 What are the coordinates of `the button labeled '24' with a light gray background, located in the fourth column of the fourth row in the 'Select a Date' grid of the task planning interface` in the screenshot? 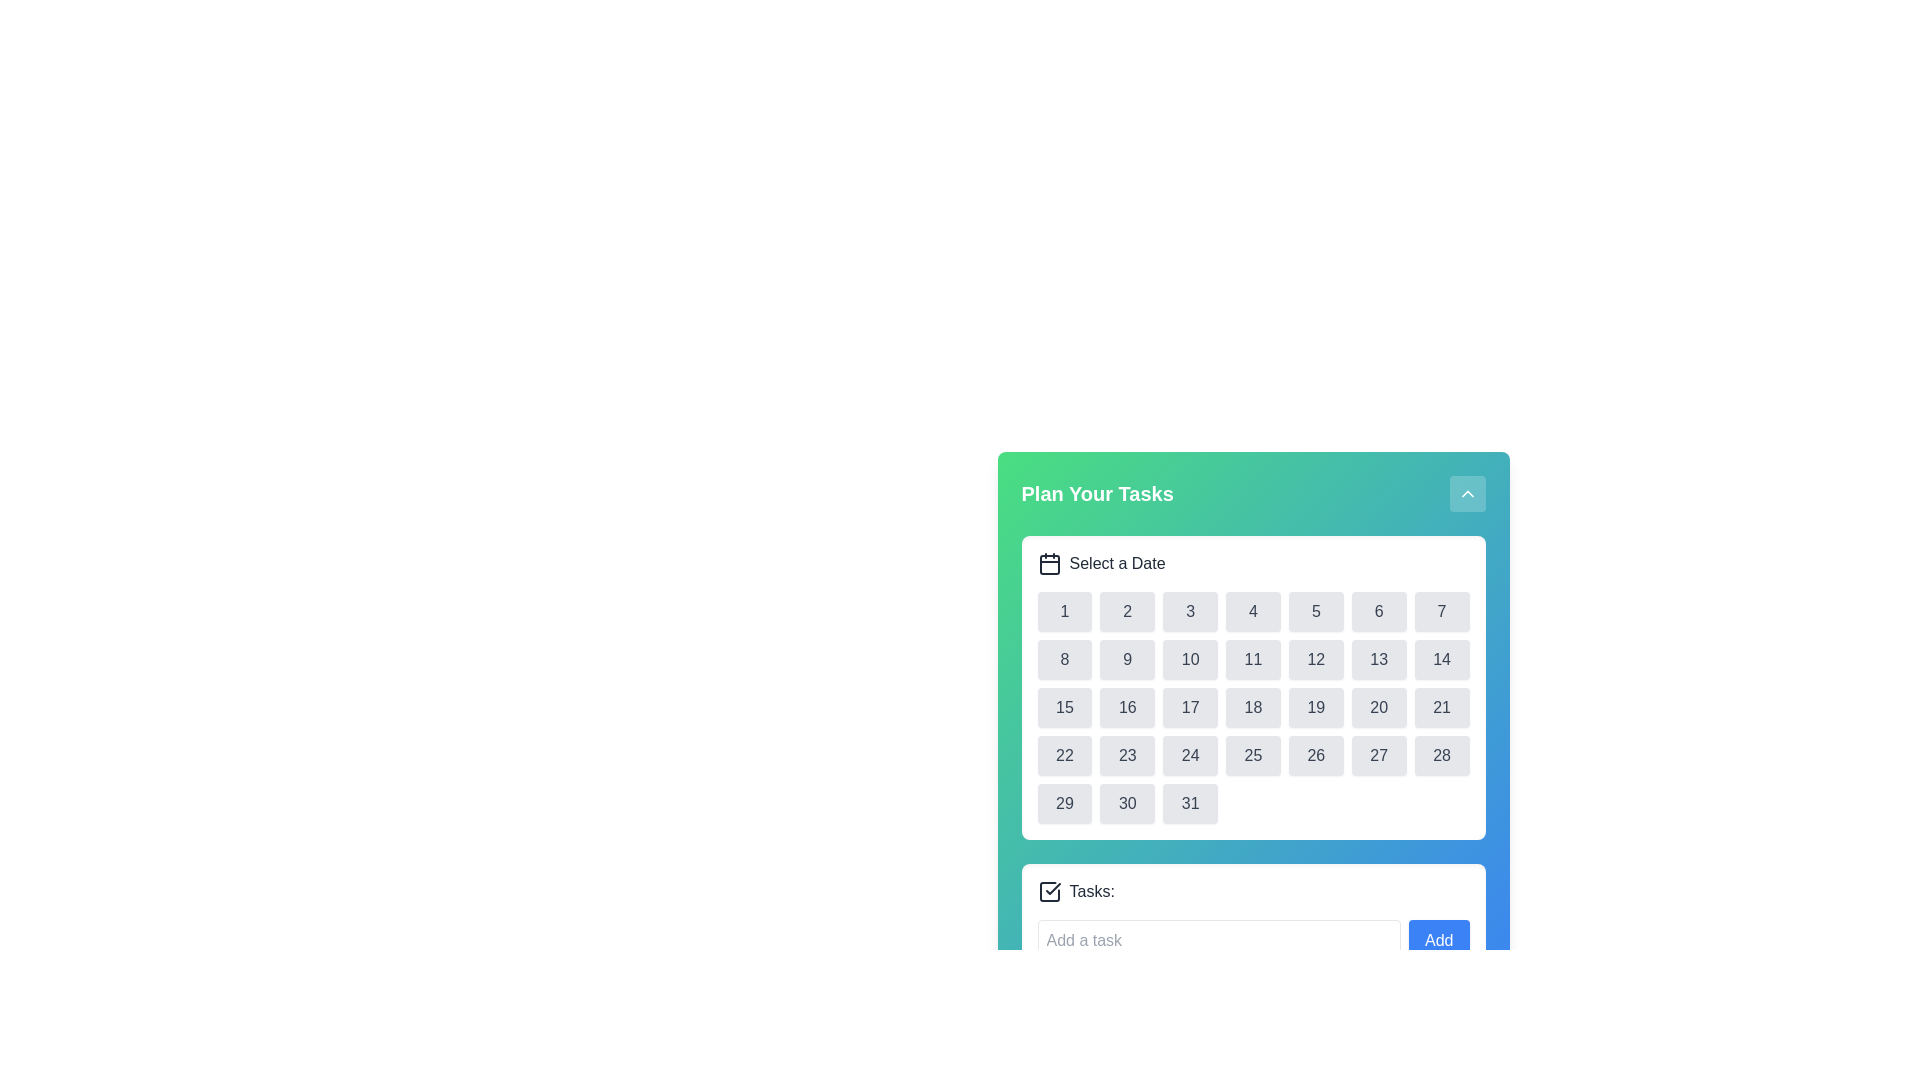 It's located at (1190, 756).